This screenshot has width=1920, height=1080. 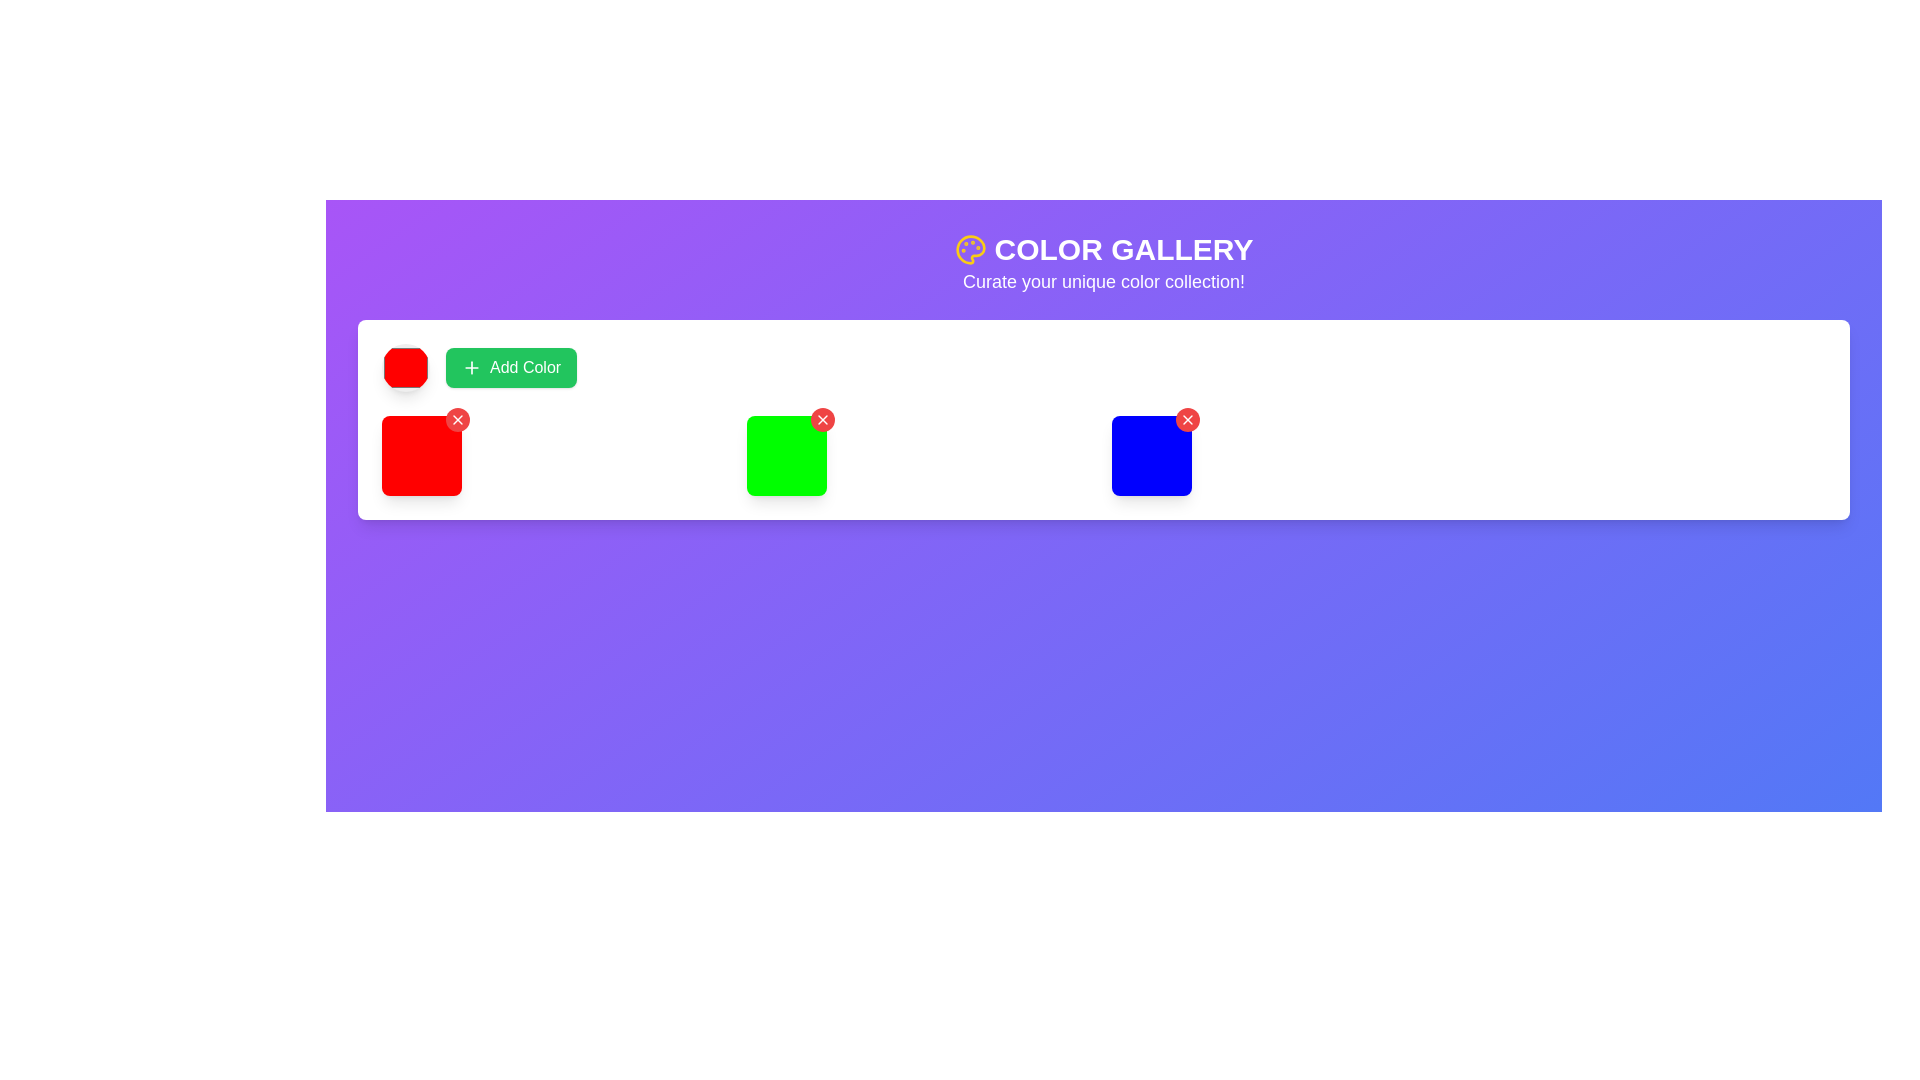 I want to click on the 'Add Color' button, which is positioned to the right of a small circular color selector and aligned in the center of its horizontal grouping, to observe the hover effect, so click(x=511, y=367).